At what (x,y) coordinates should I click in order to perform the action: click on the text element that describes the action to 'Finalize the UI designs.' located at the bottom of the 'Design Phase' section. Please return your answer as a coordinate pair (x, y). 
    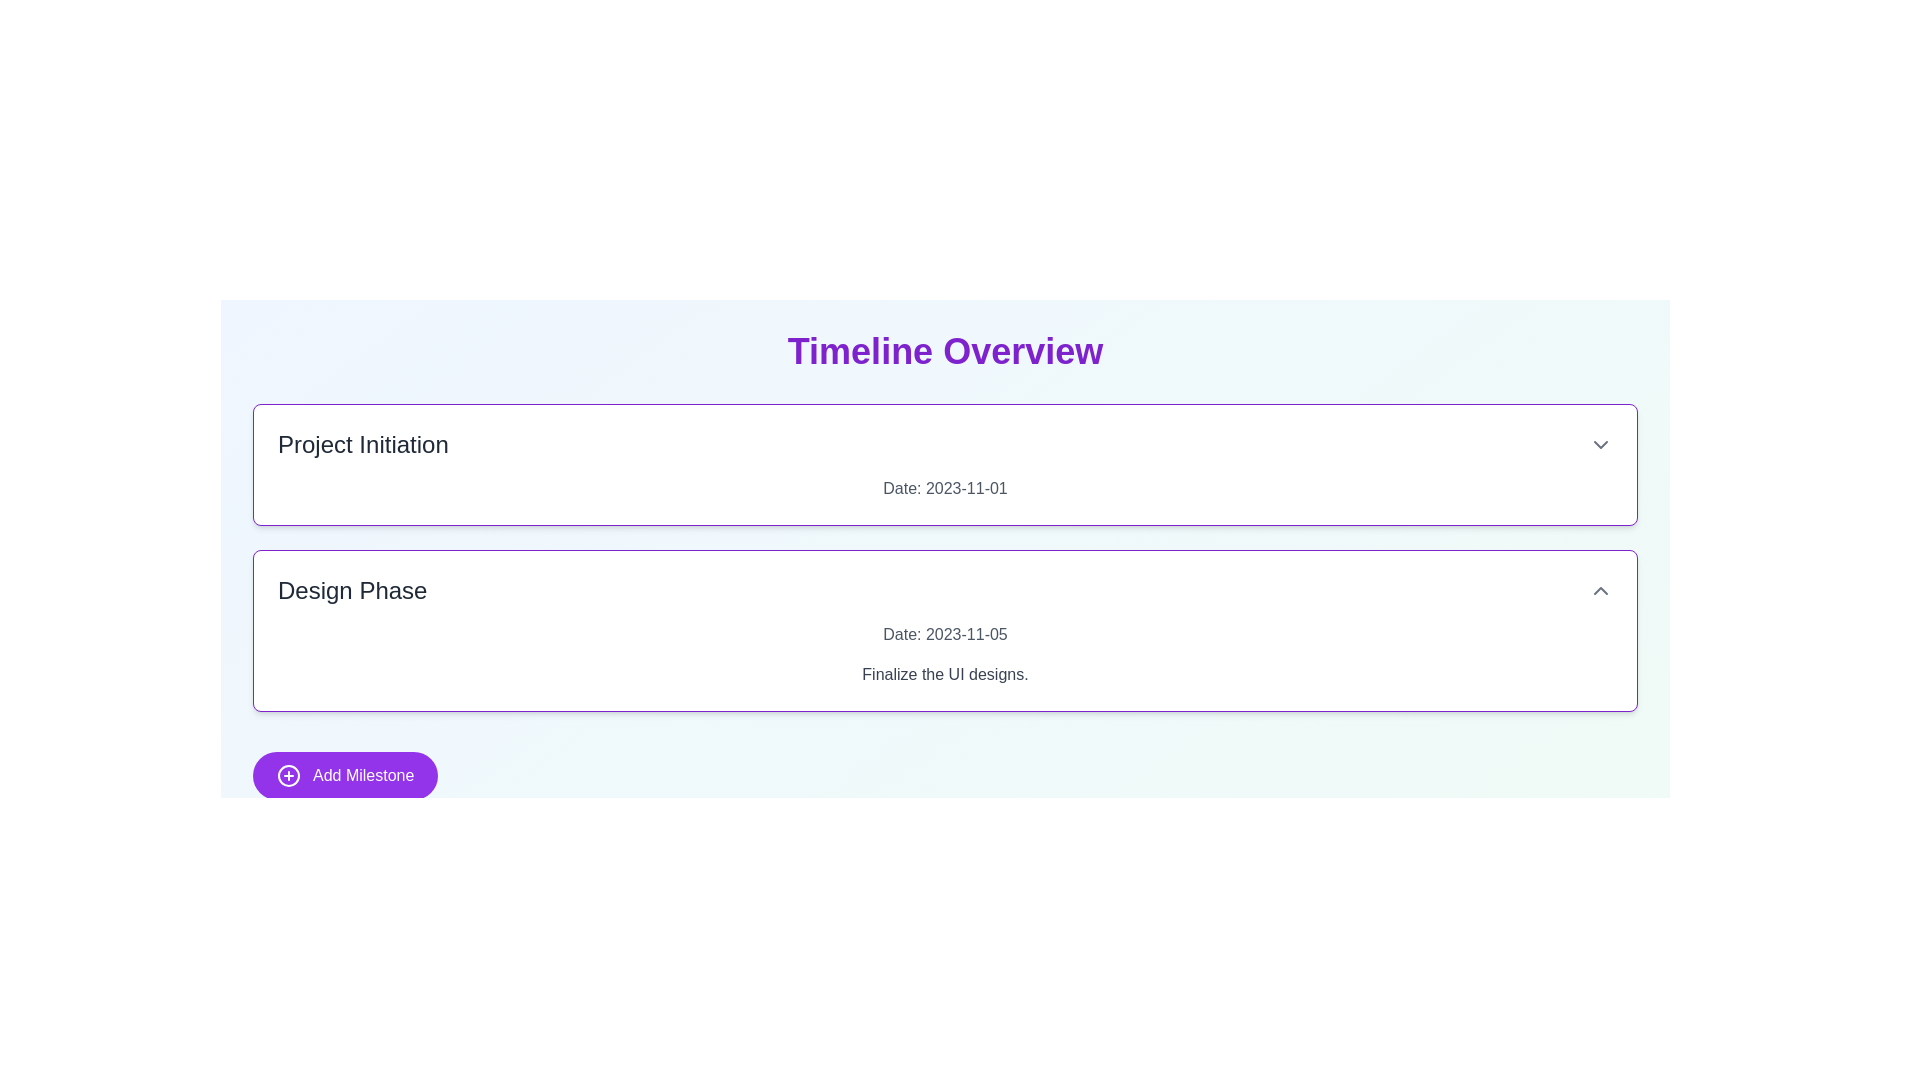
    Looking at the image, I should click on (944, 675).